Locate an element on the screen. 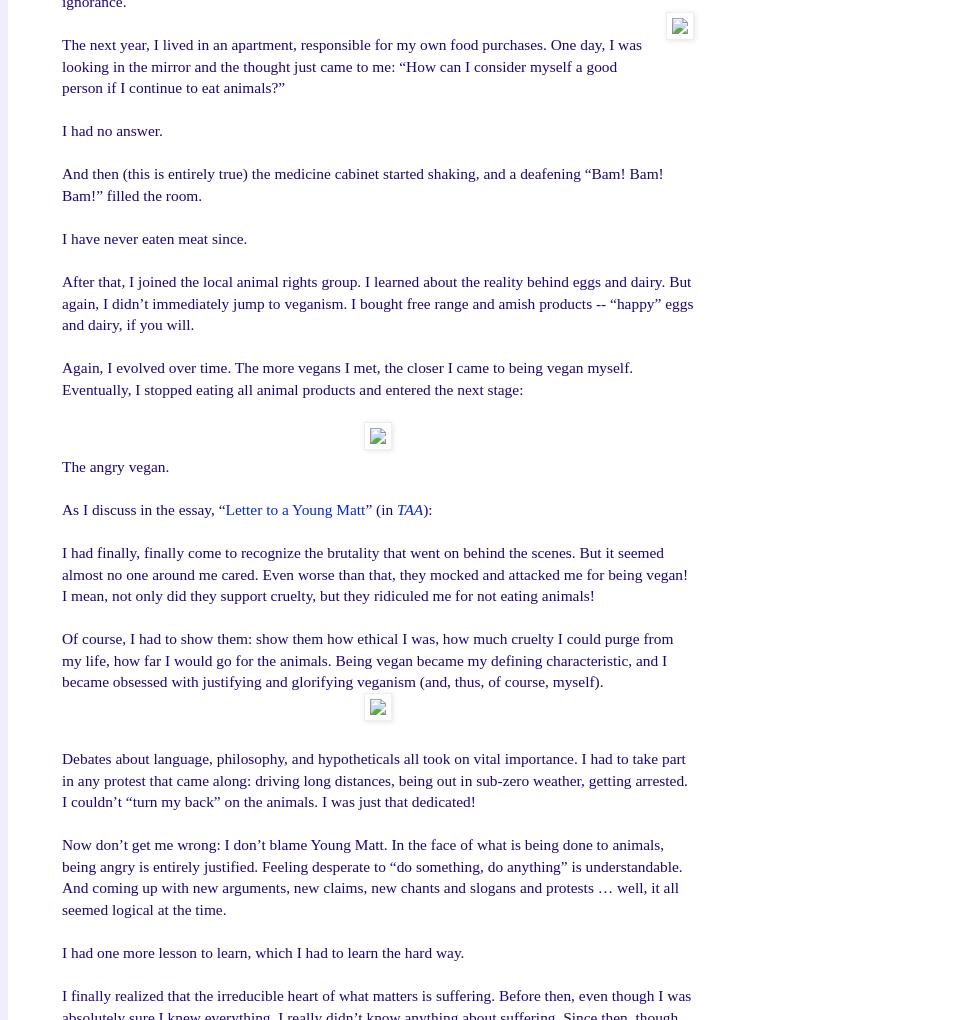 The image size is (968, 1020). 'Of course, I had to show them: show them how ethical I was, how much cruelty I could purge from my life, how far I would go for the animals. Being vegan became my defining characteristic, and I became obsessed with justifying and glorifying veganism (and, thus, of course, myself).' is located at coordinates (366, 660).